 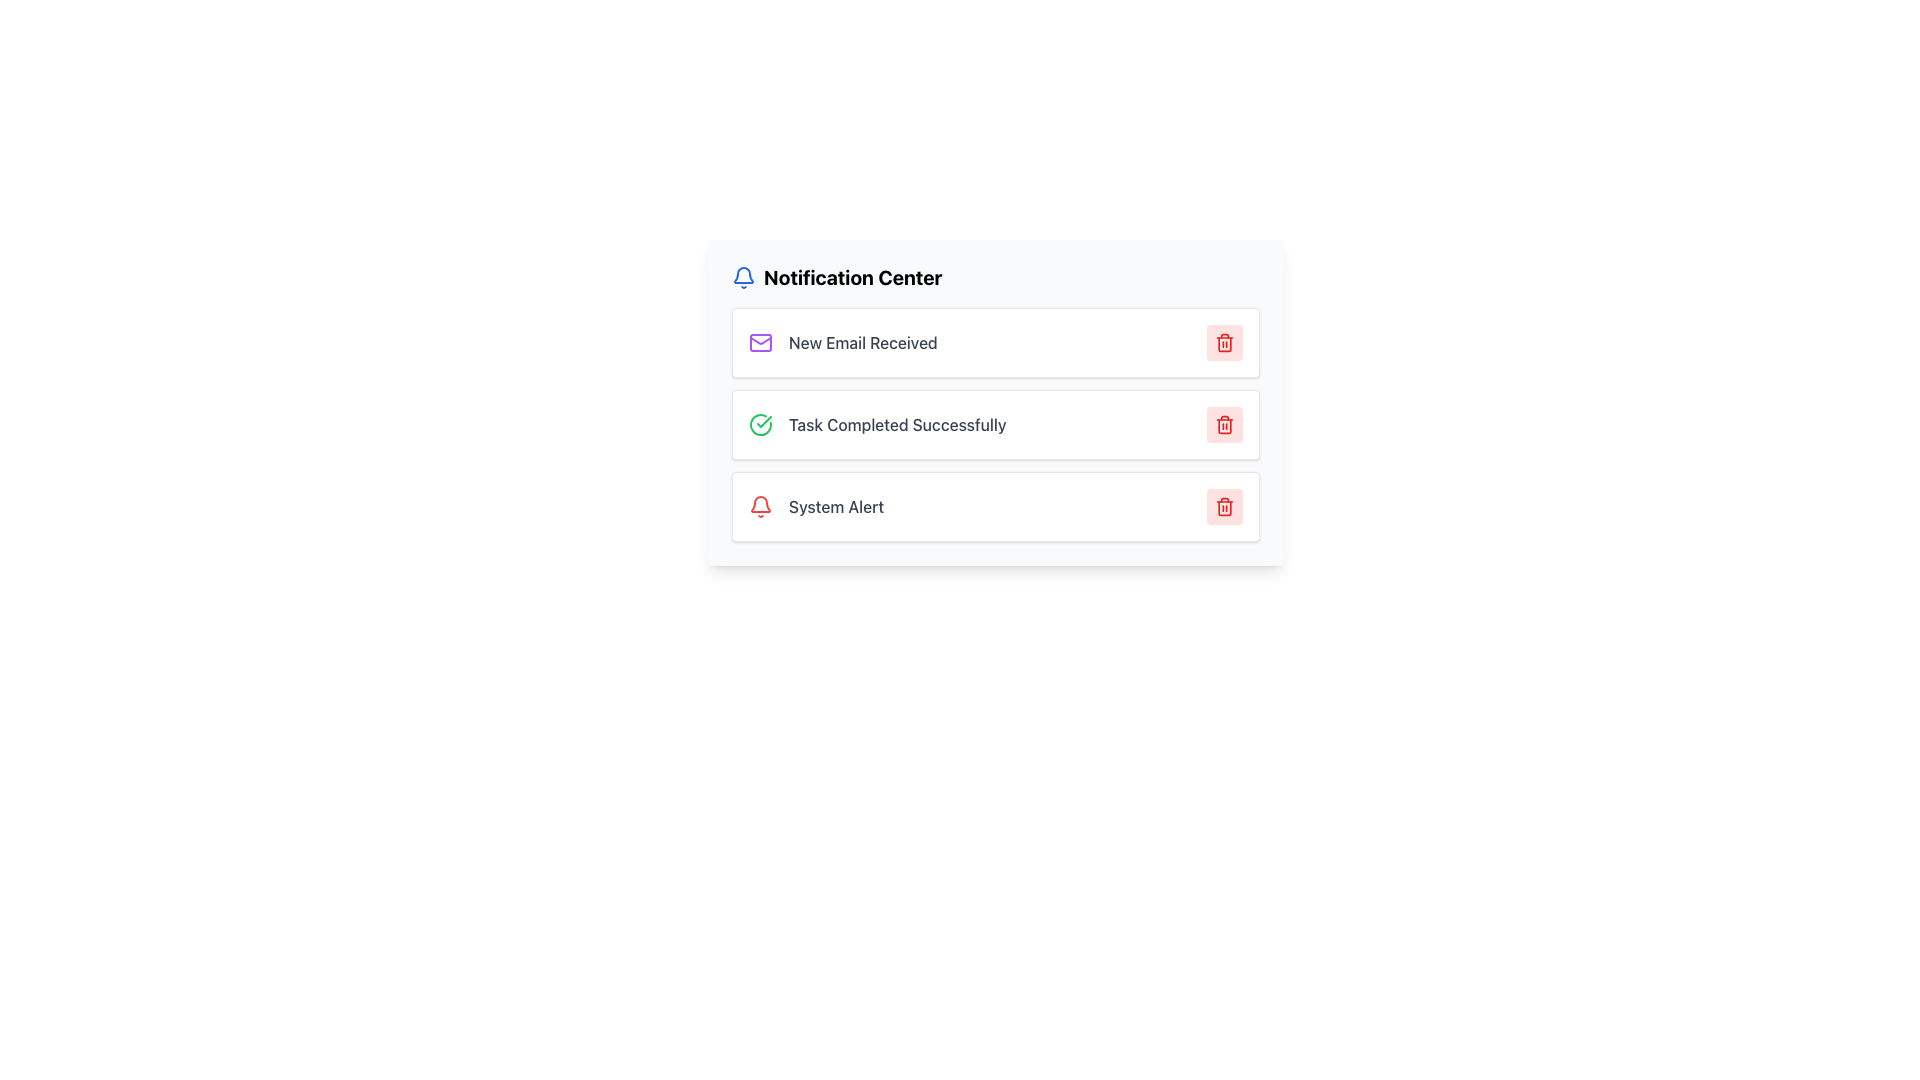 What do you see at coordinates (1223, 342) in the screenshot?
I see `the delete button located at the far right side of the 'New Email Received' notification` at bounding box center [1223, 342].